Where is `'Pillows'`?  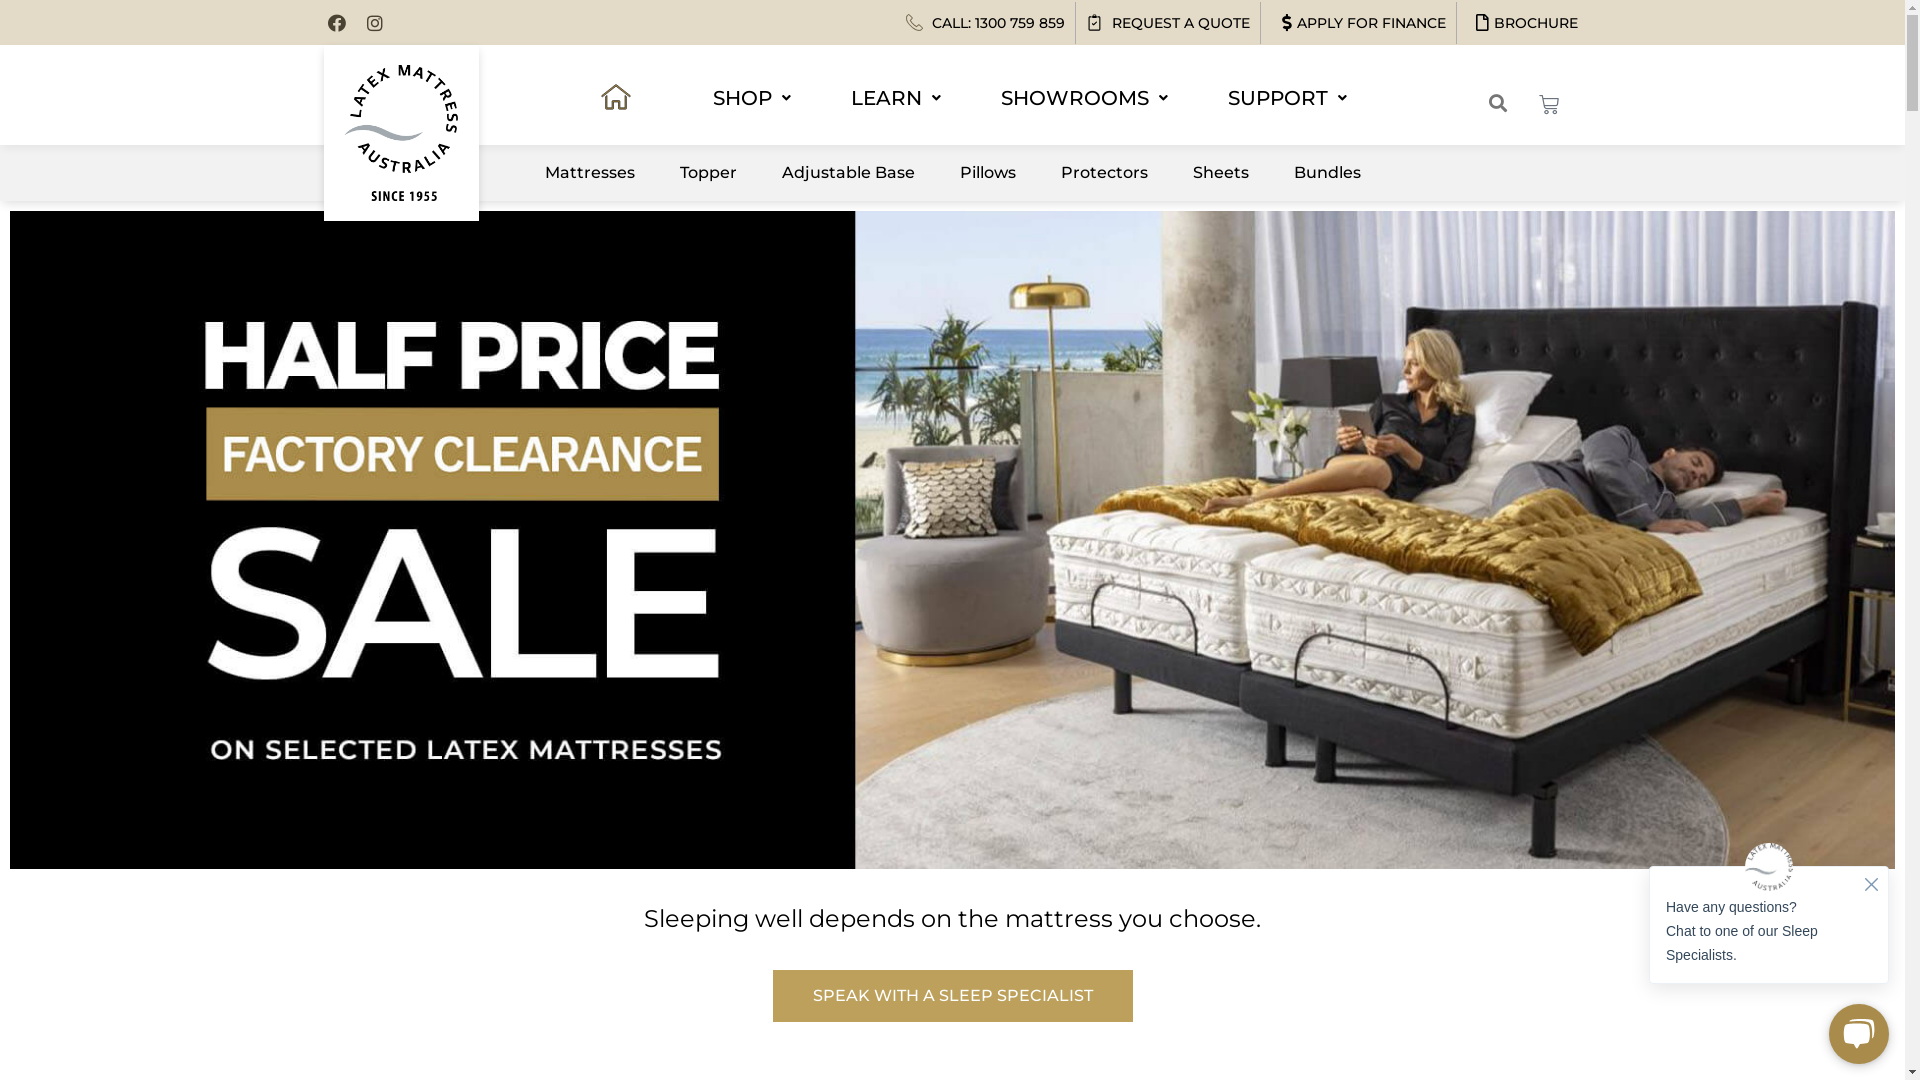
'Pillows' is located at coordinates (987, 172).